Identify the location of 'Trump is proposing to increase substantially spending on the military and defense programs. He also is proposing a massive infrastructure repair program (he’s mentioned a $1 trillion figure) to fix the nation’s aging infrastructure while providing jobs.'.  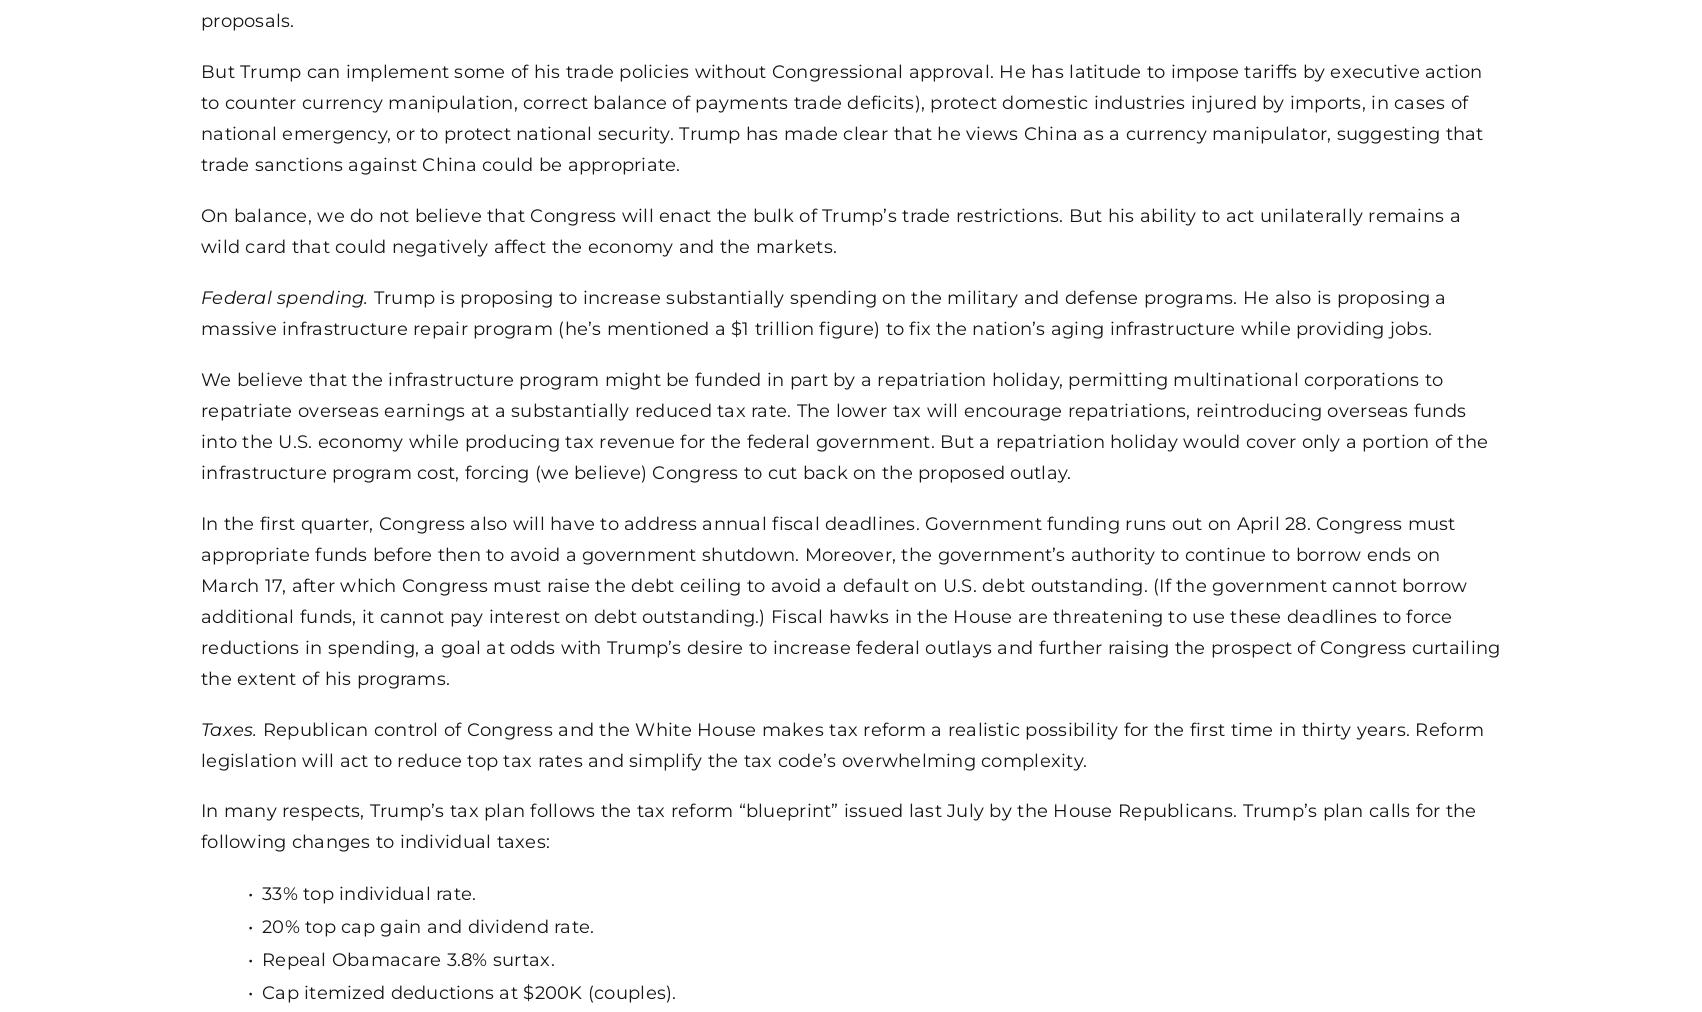
(822, 311).